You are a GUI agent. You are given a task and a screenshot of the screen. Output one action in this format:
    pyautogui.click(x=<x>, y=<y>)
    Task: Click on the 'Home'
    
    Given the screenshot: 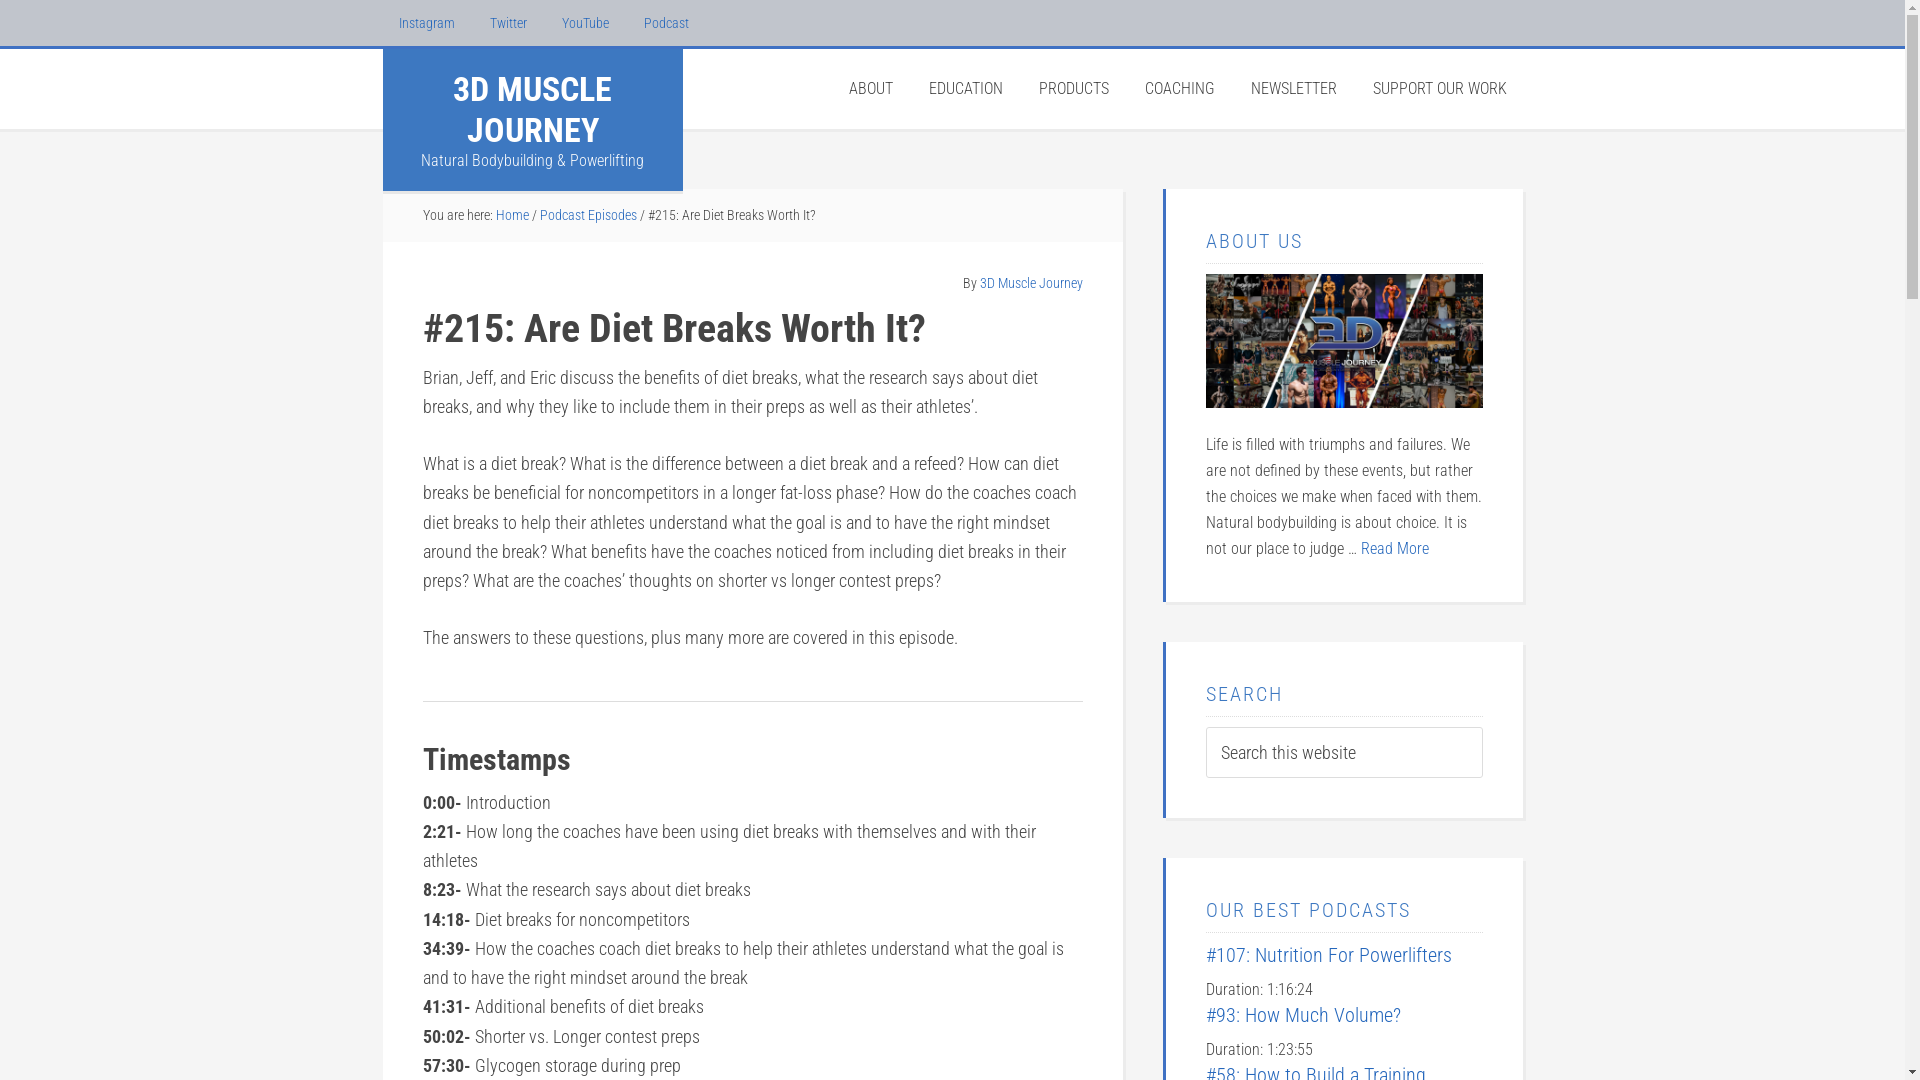 What is the action you would take?
    pyautogui.click(x=512, y=215)
    